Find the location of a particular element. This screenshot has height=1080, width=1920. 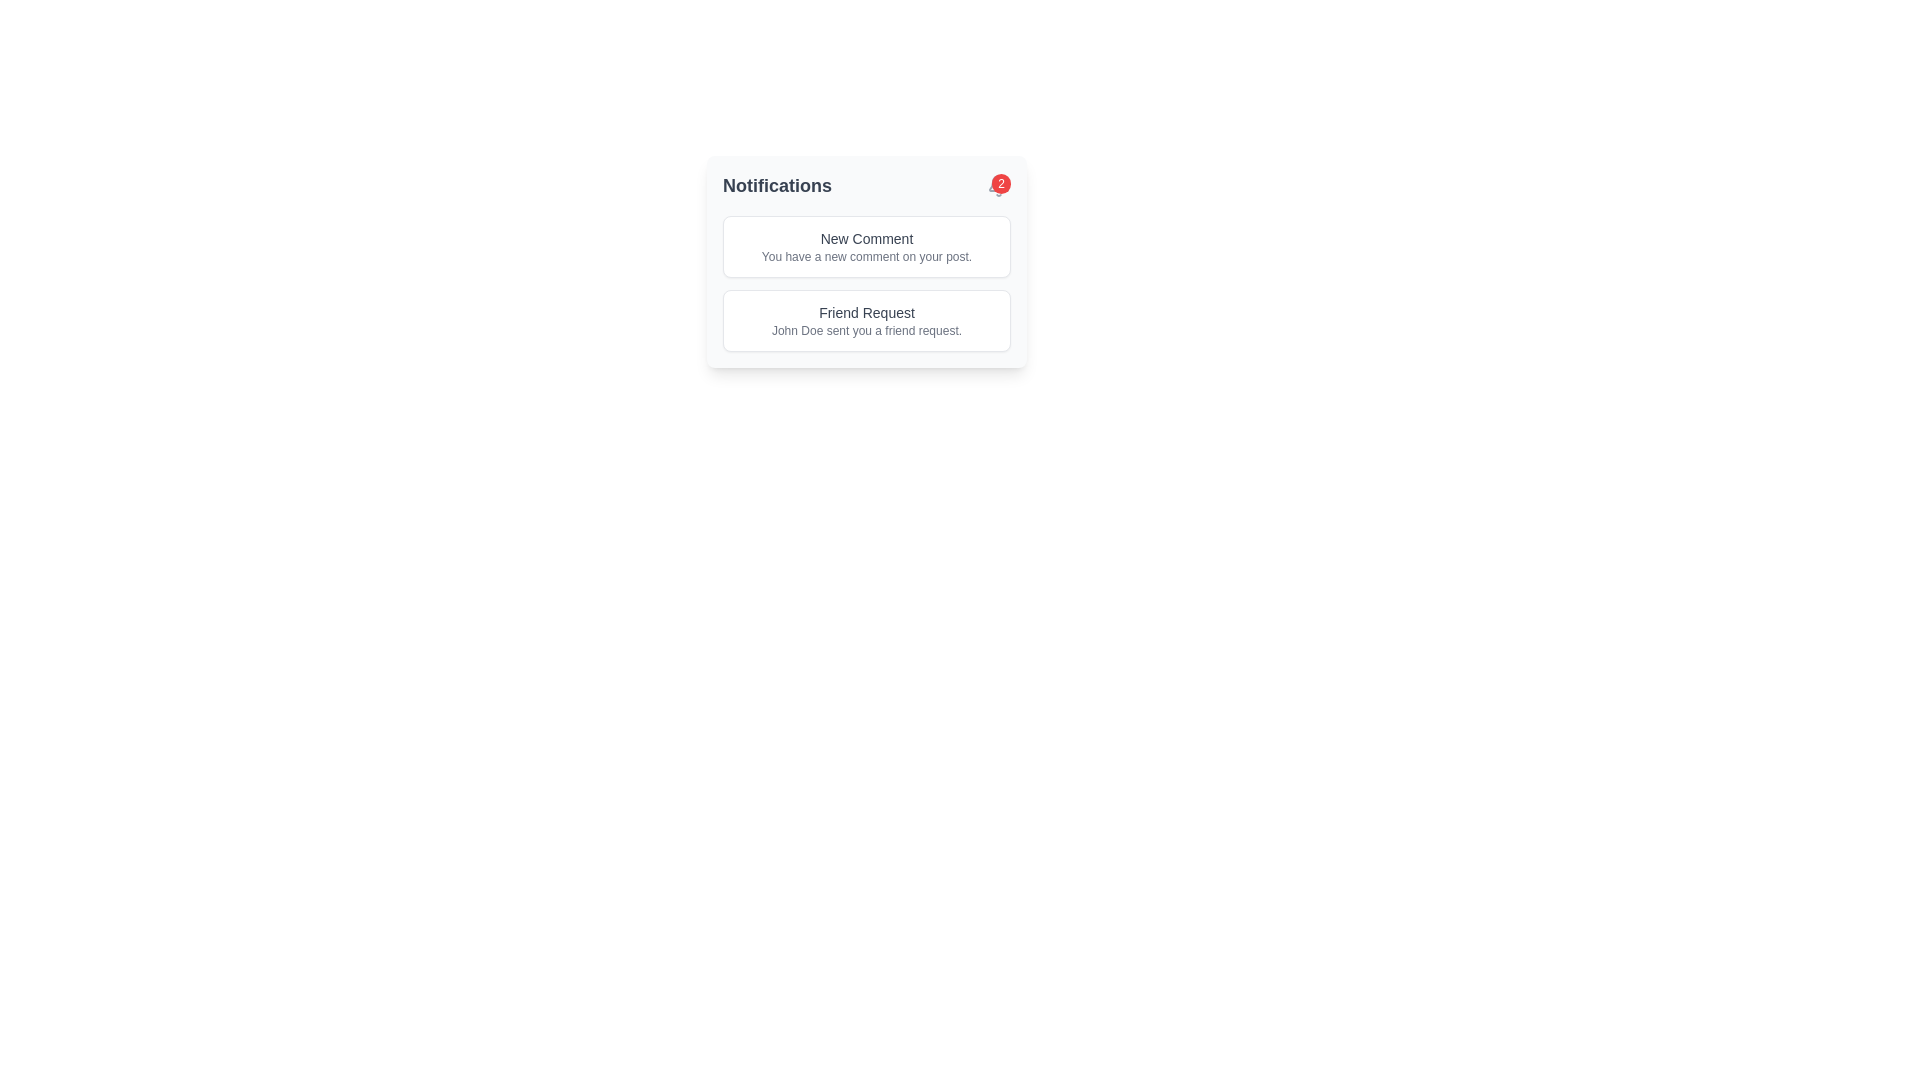

information provided by the Text label that details the new comment notification under the header 'New Comment' is located at coordinates (867, 256).